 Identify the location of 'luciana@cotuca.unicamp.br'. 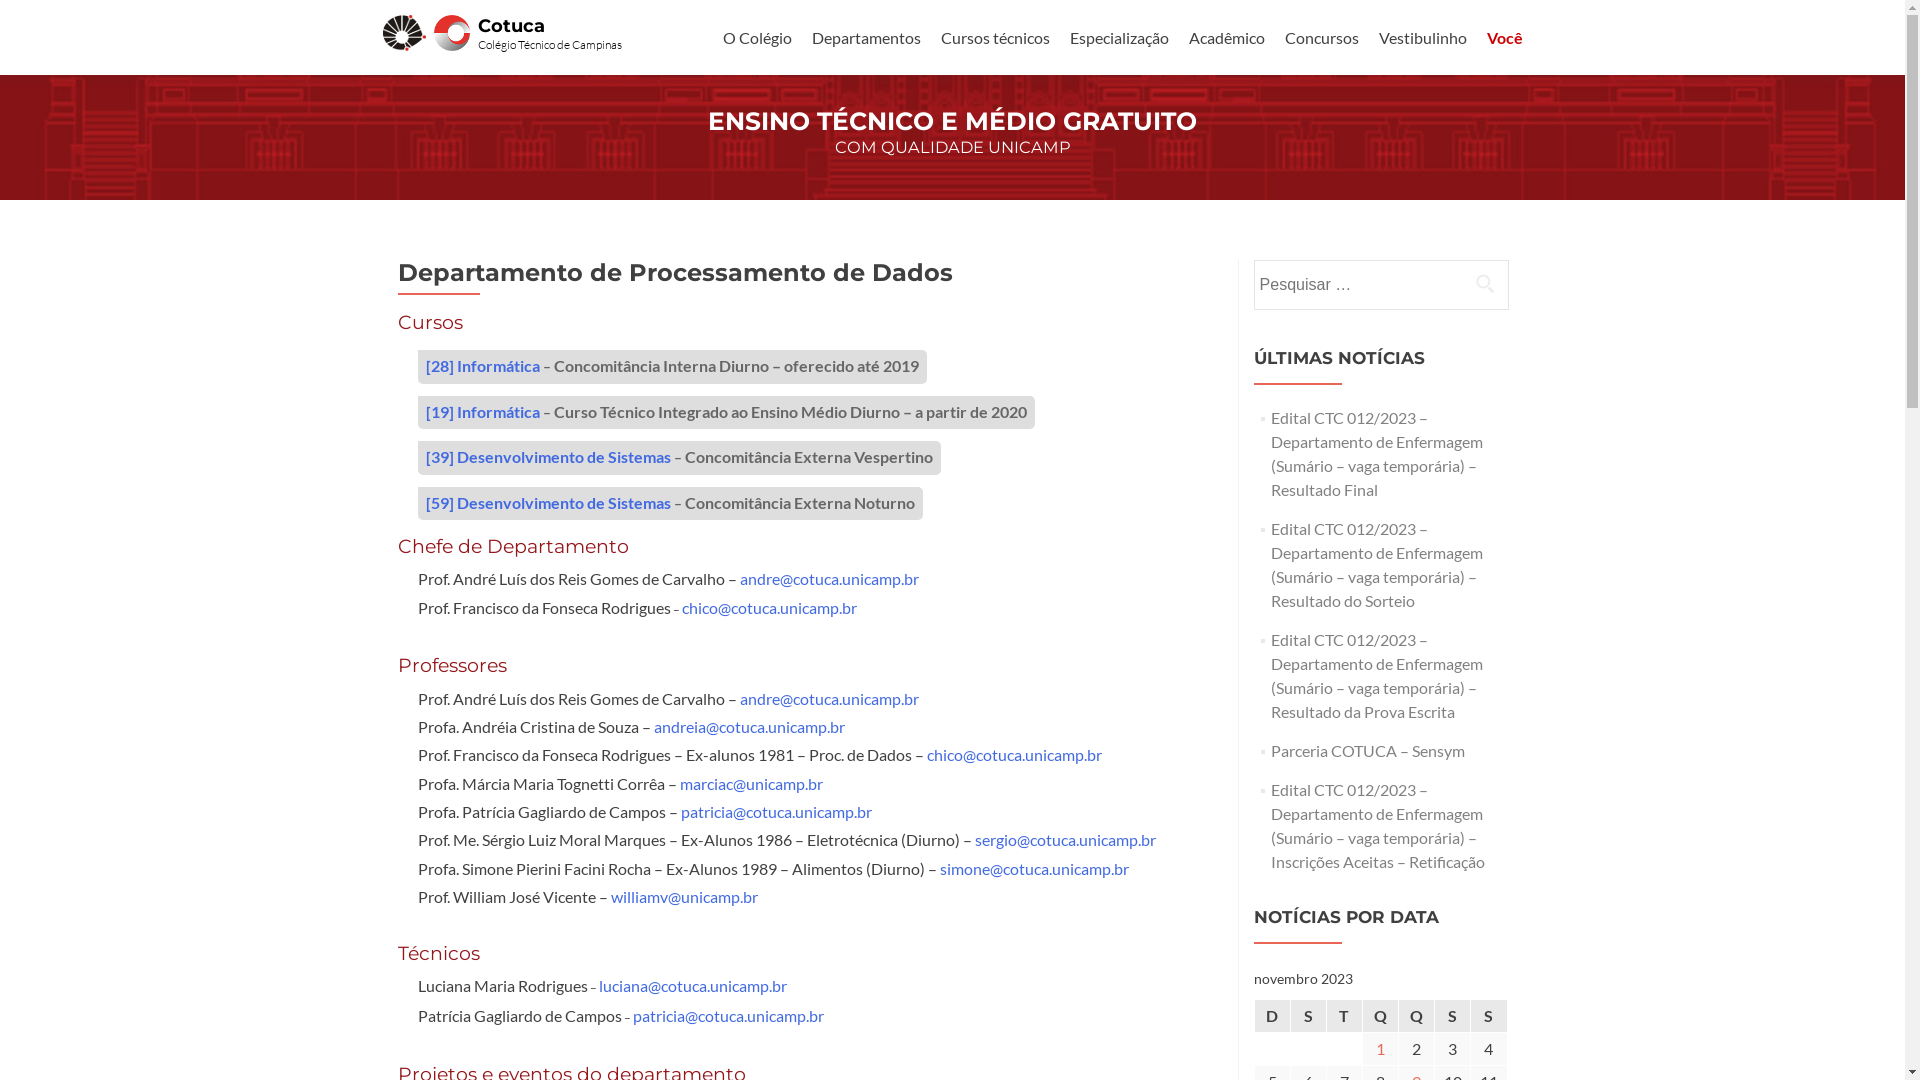
(691, 984).